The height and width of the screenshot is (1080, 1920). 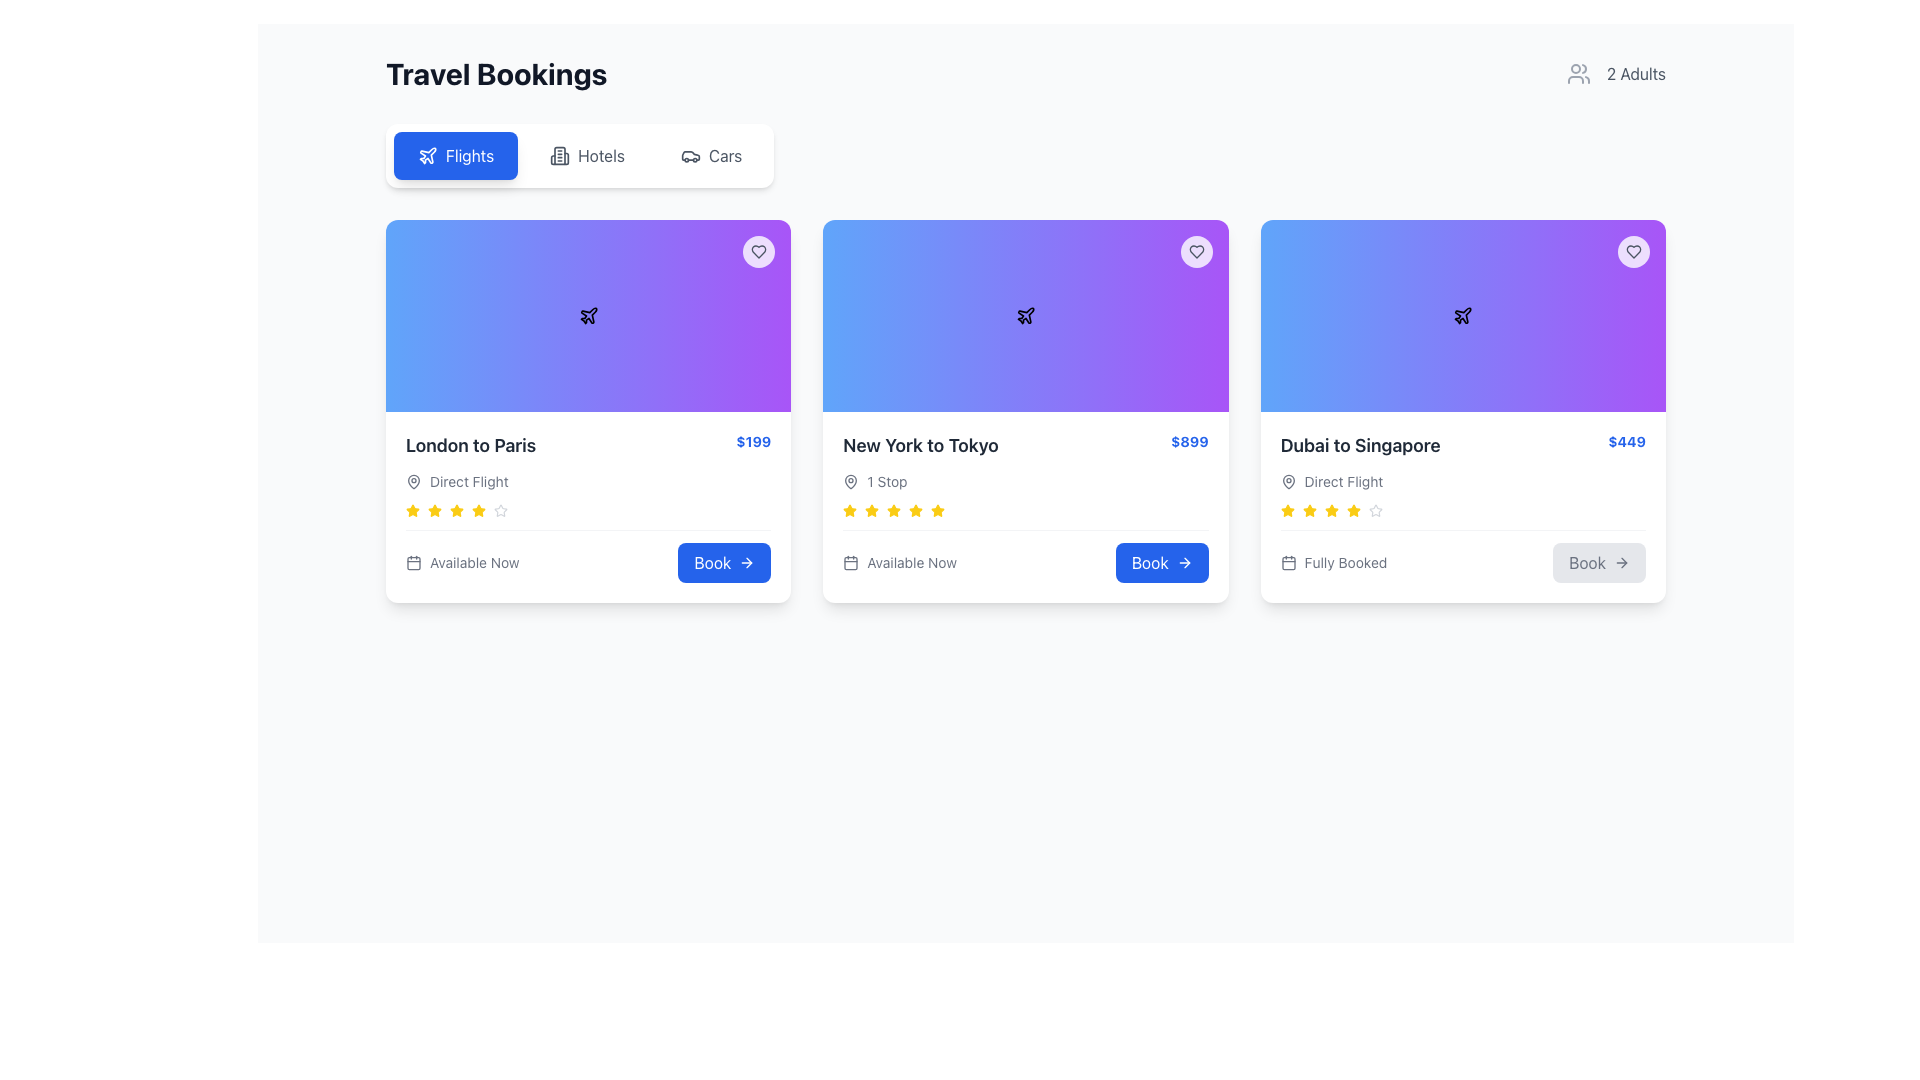 I want to click on the airplane icon located in the purple gradient header section of the 'London to Paris' trip offer card, so click(x=427, y=154).